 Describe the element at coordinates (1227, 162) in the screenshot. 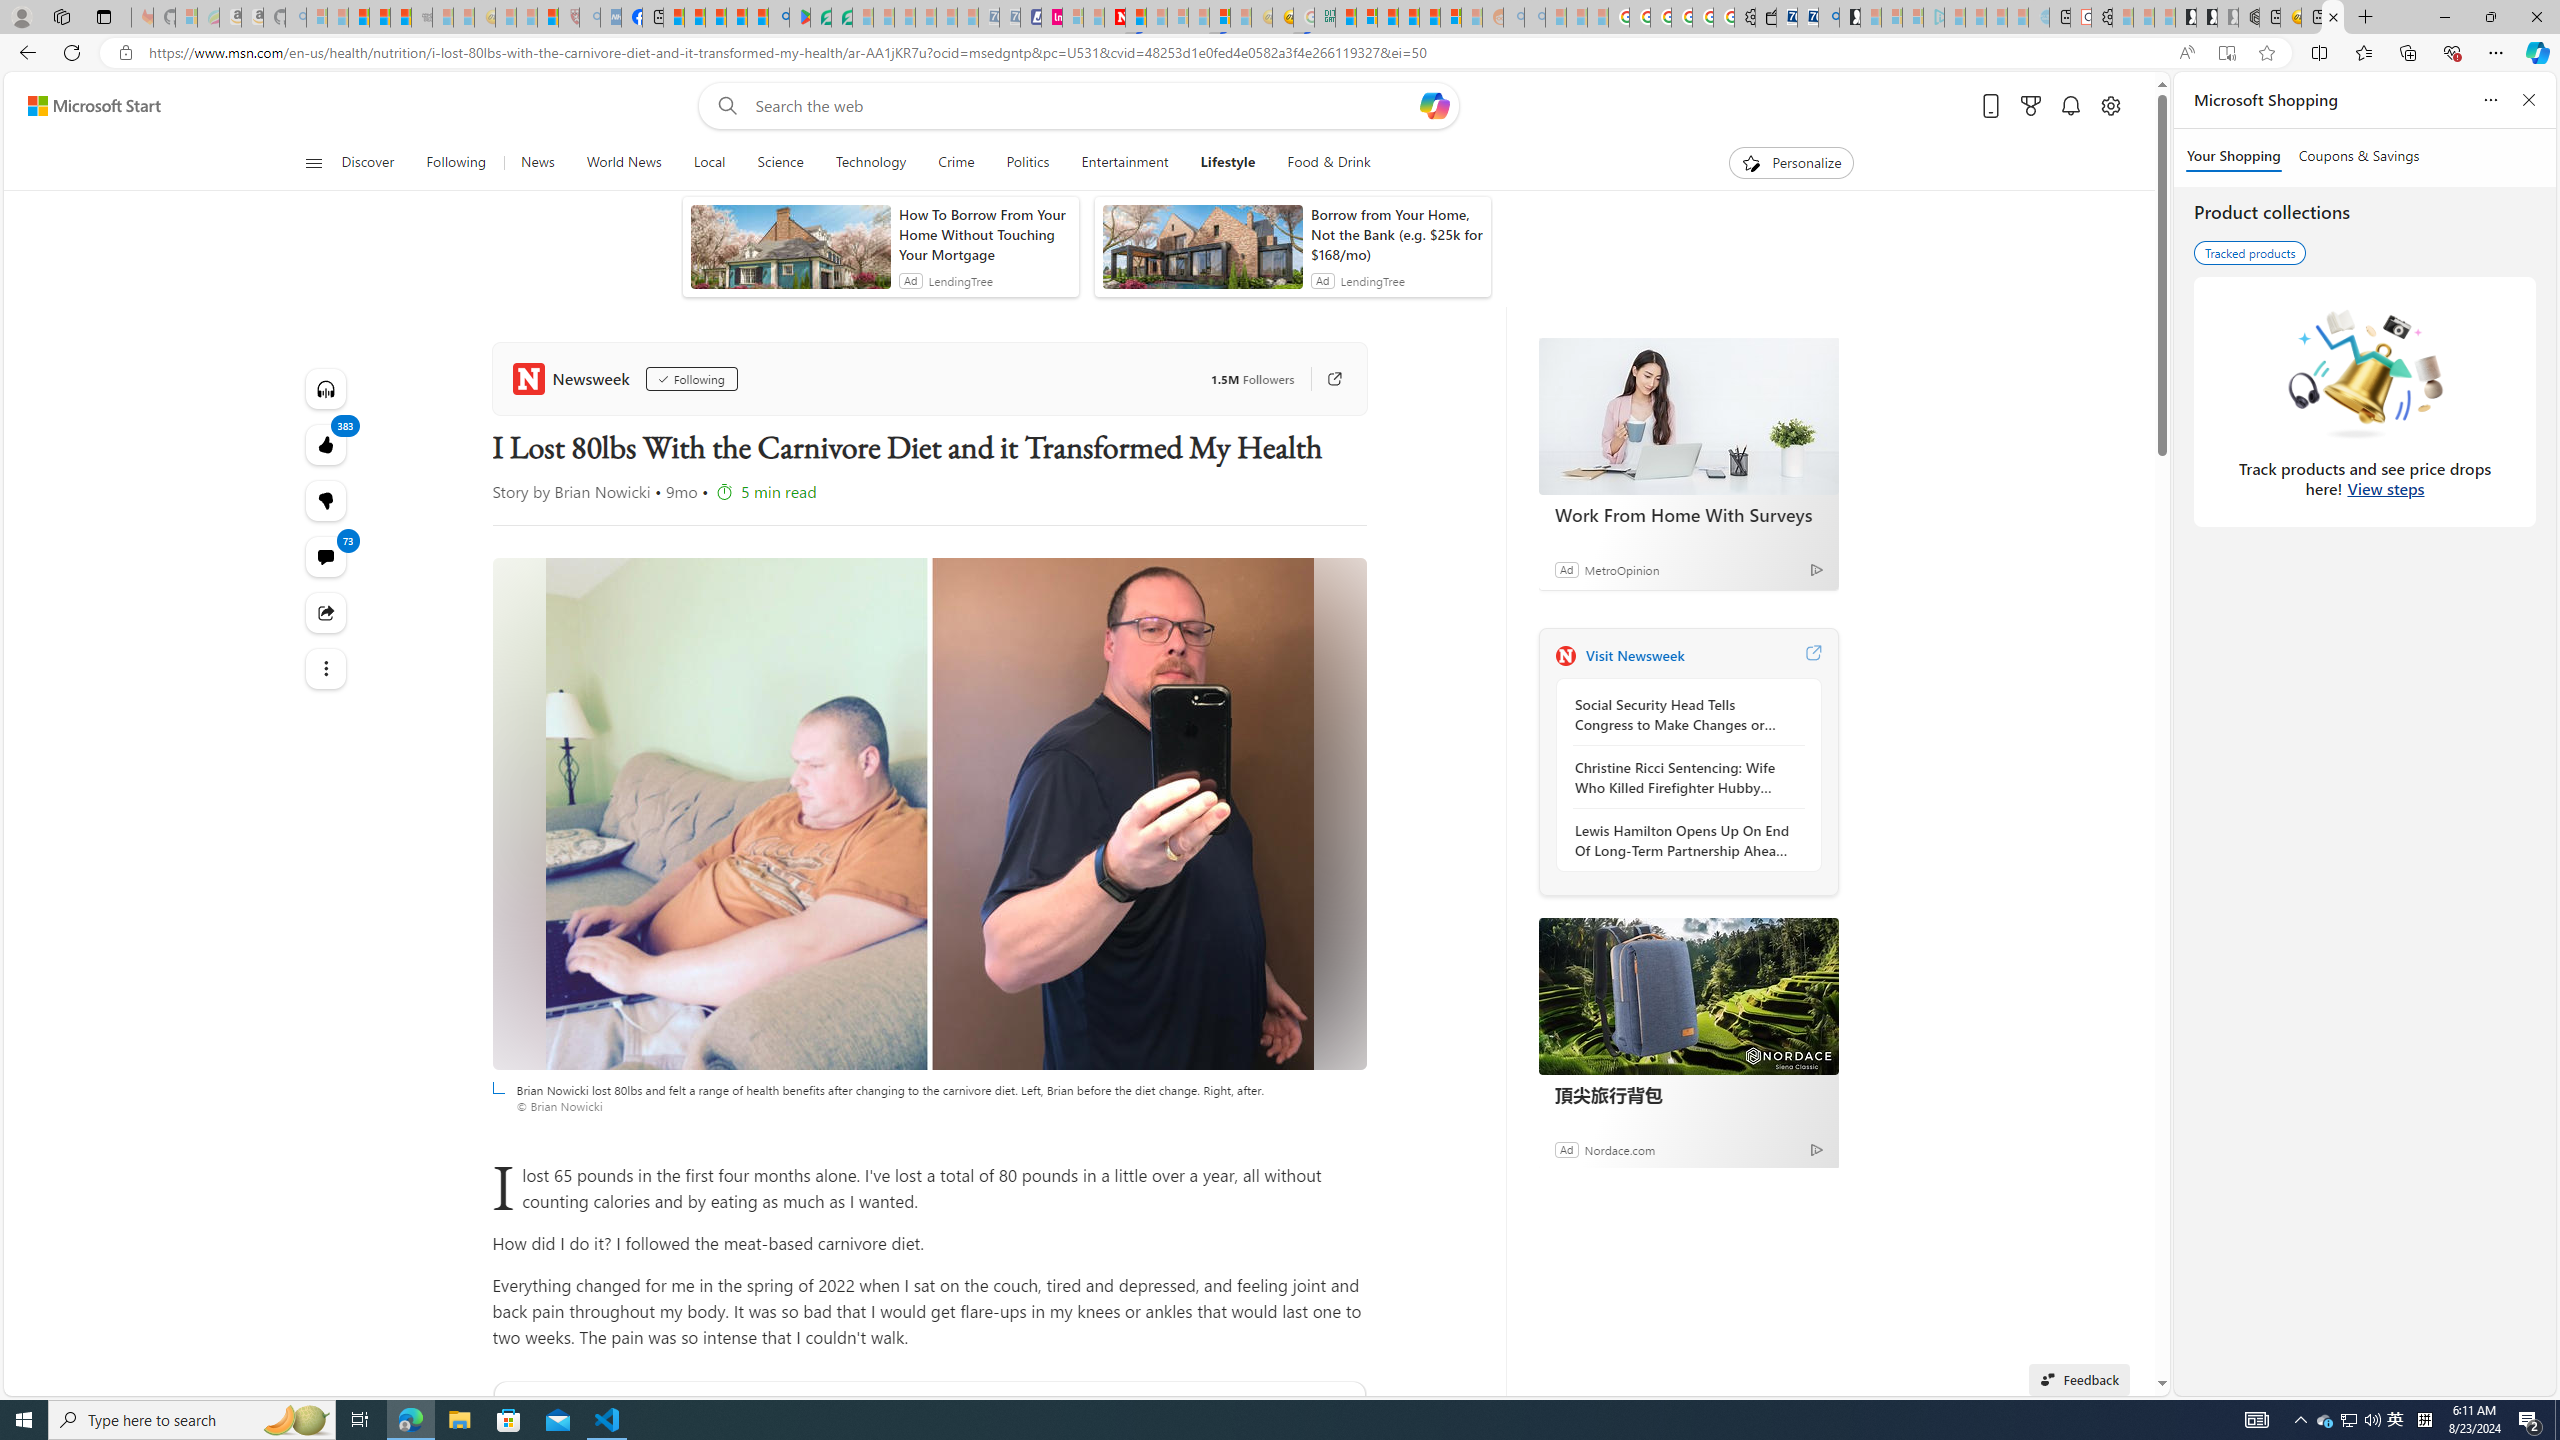

I see `'Lifestyle'` at that location.